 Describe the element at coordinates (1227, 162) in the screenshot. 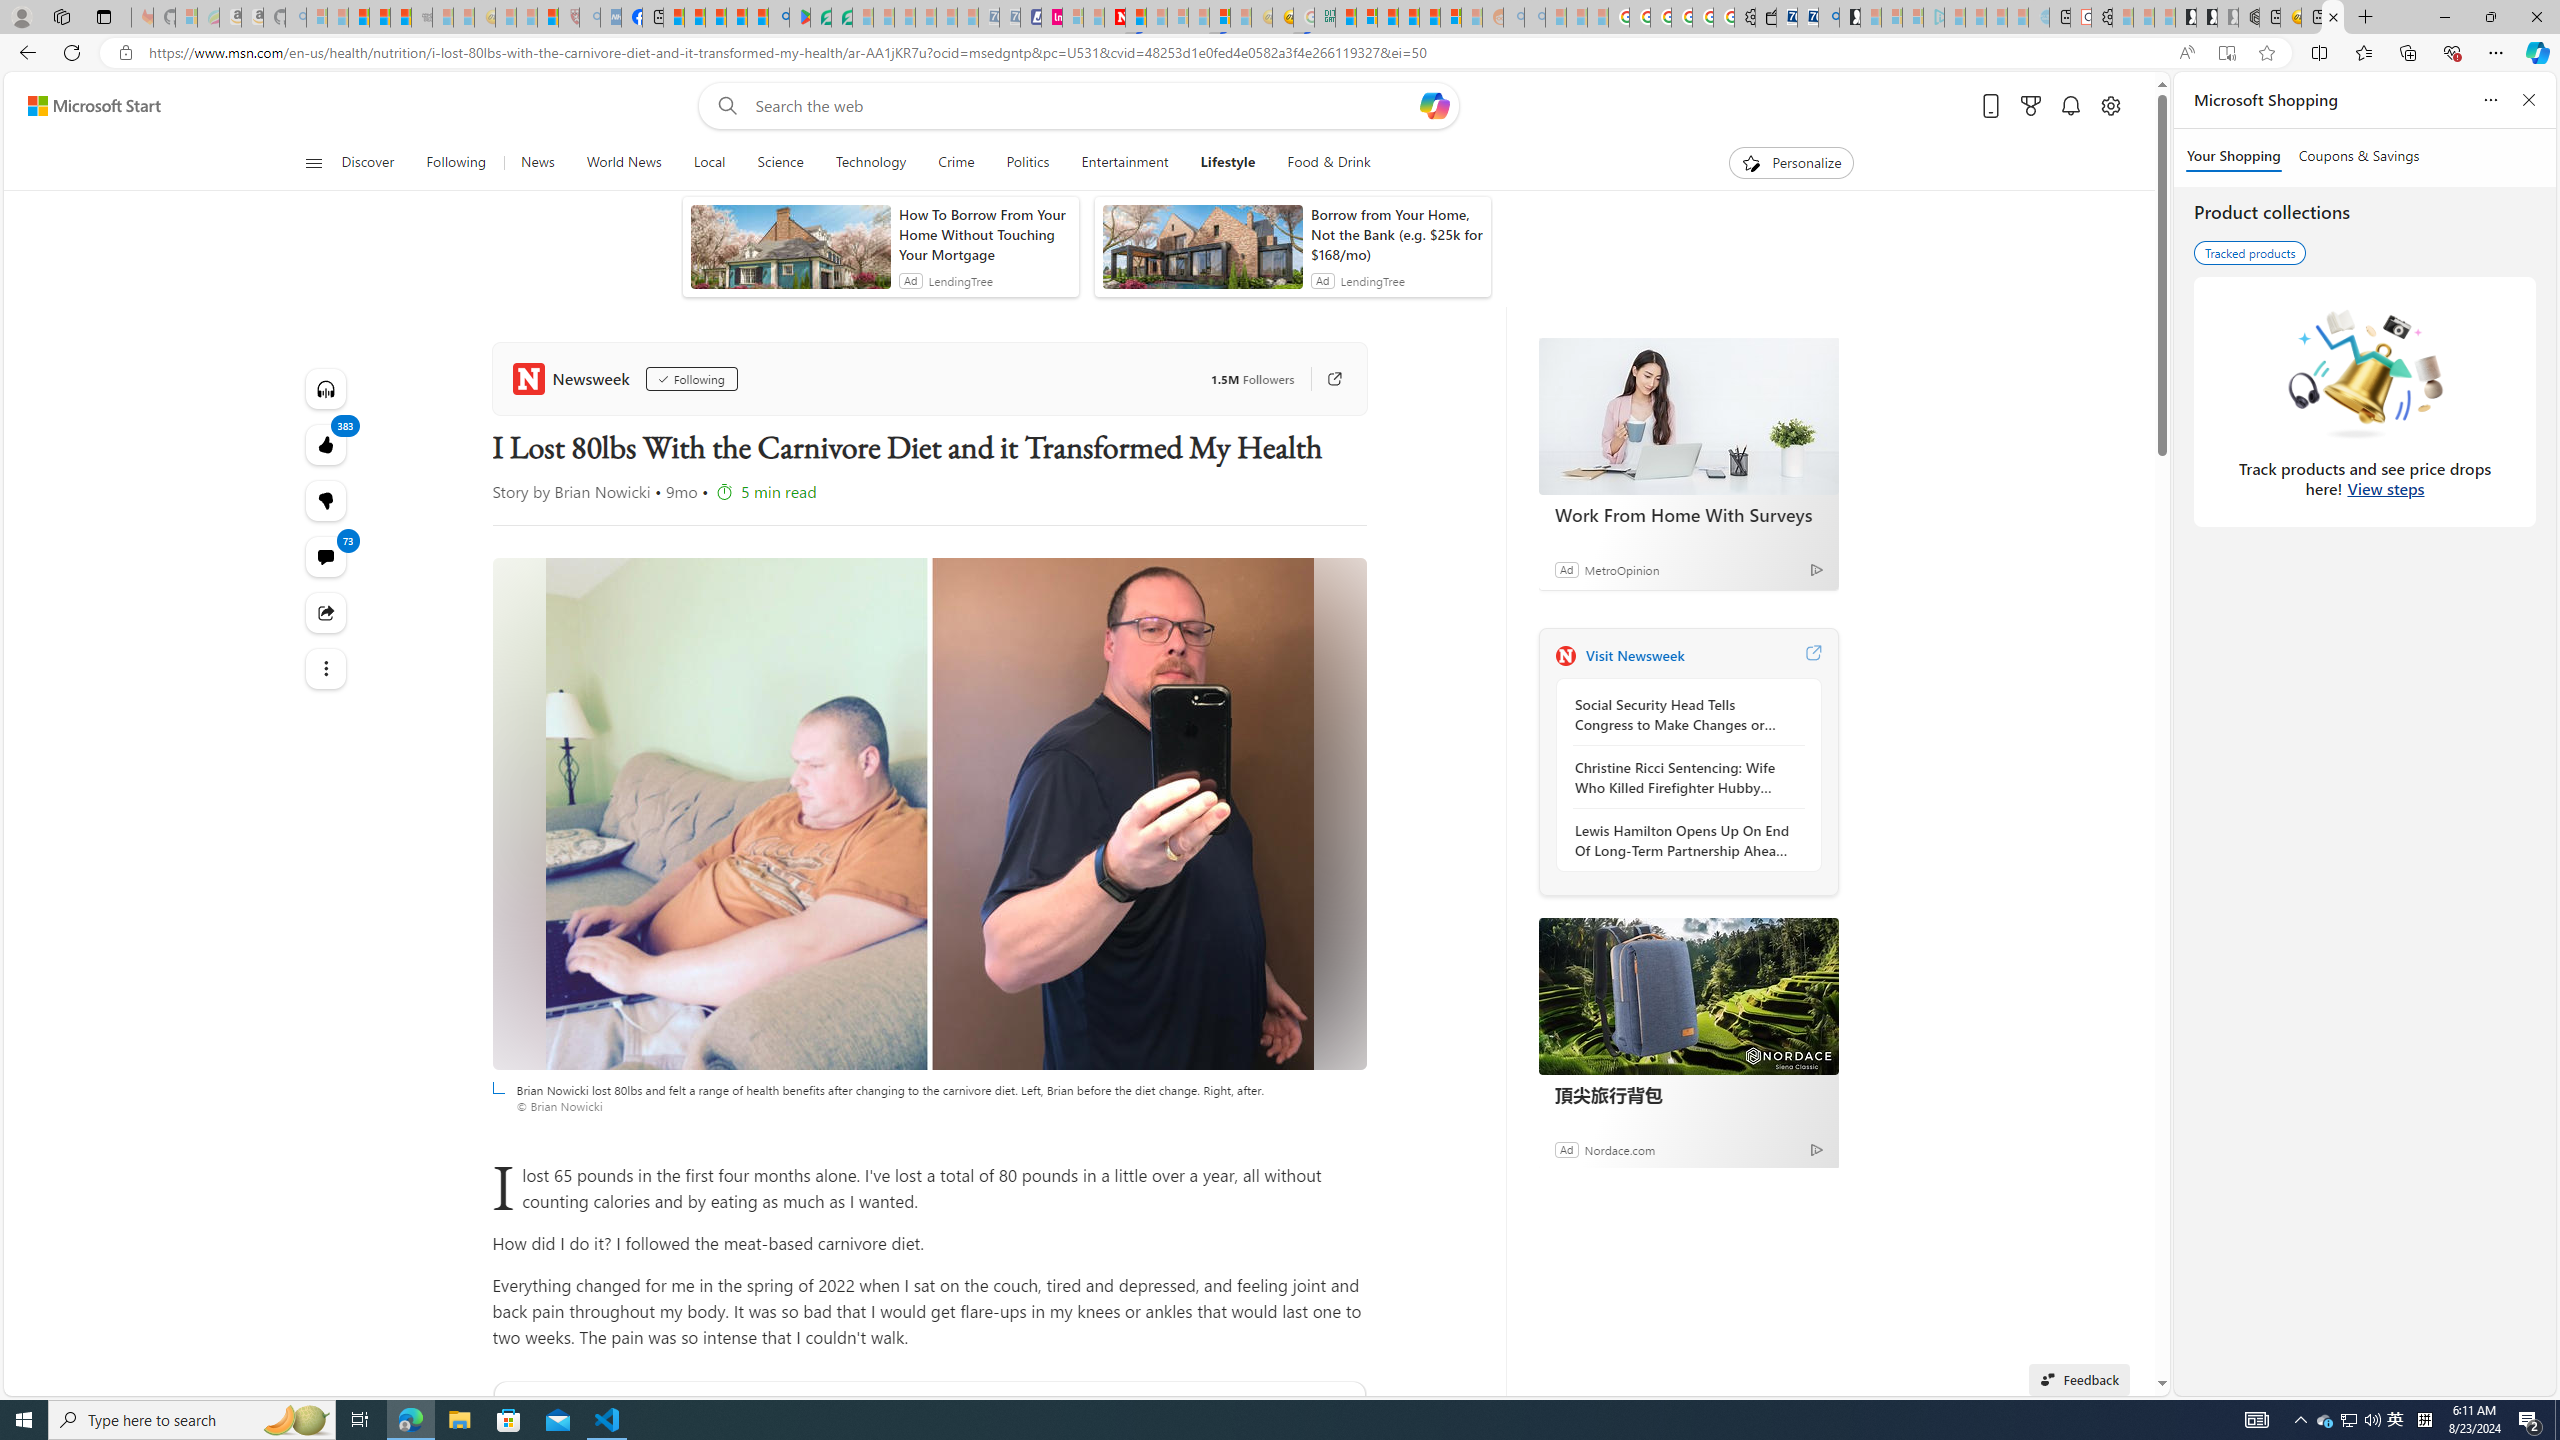

I see `'Lifestyle'` at that location.